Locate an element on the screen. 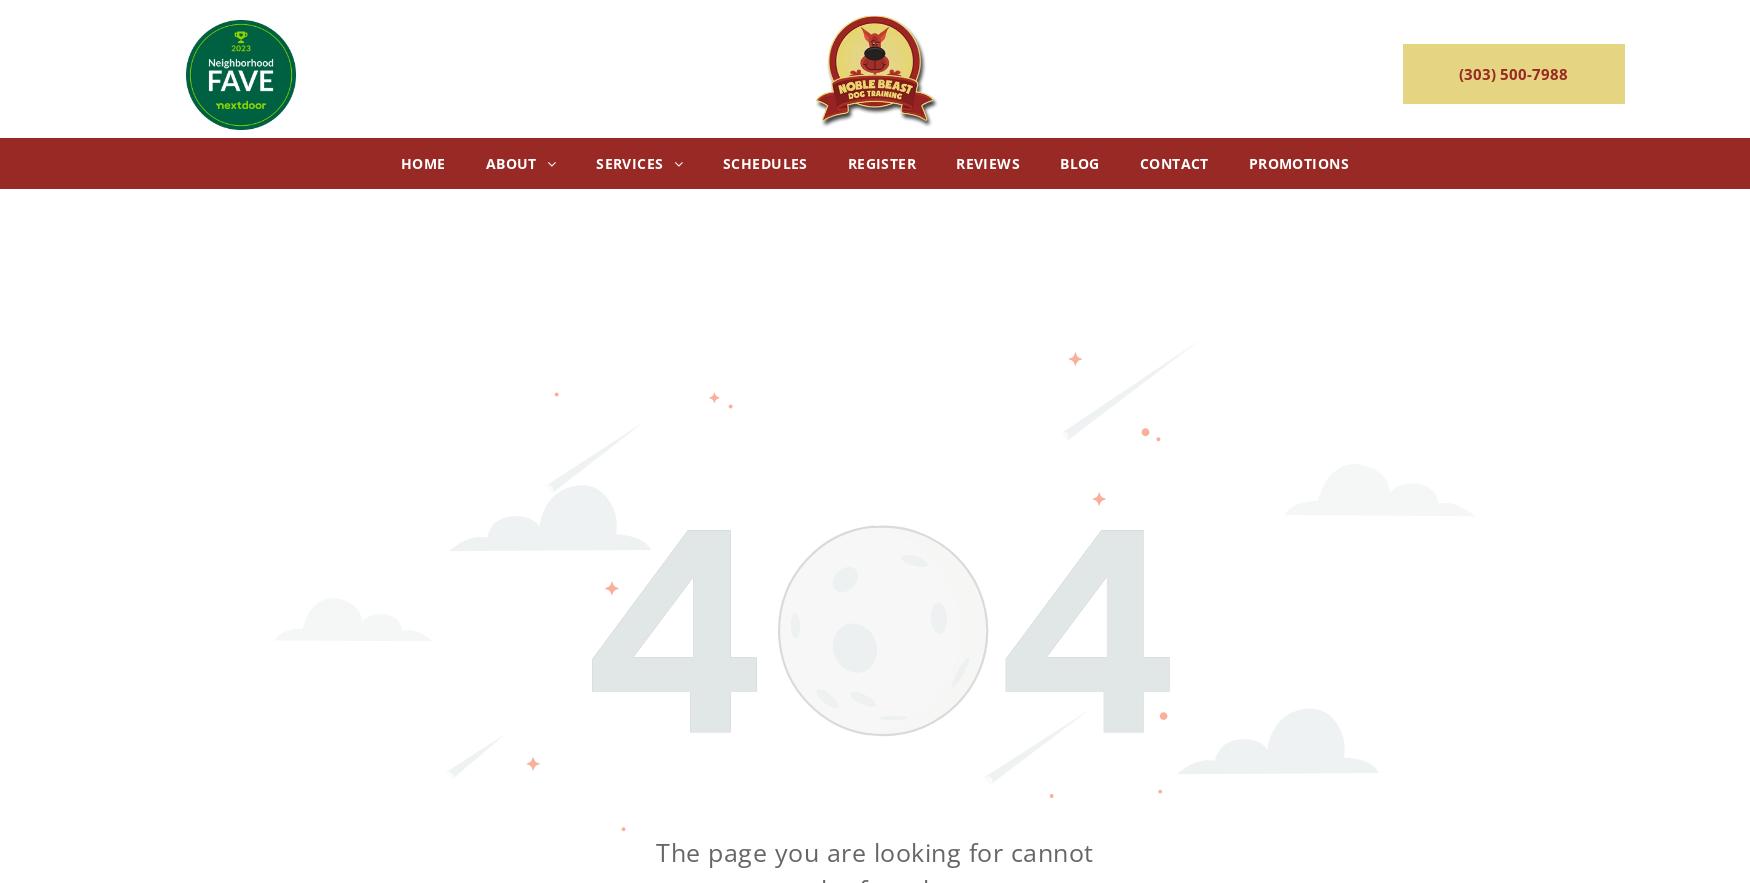  'AKC Canine Good Citizen Class & Testing' is located at coordinates (946, 384).